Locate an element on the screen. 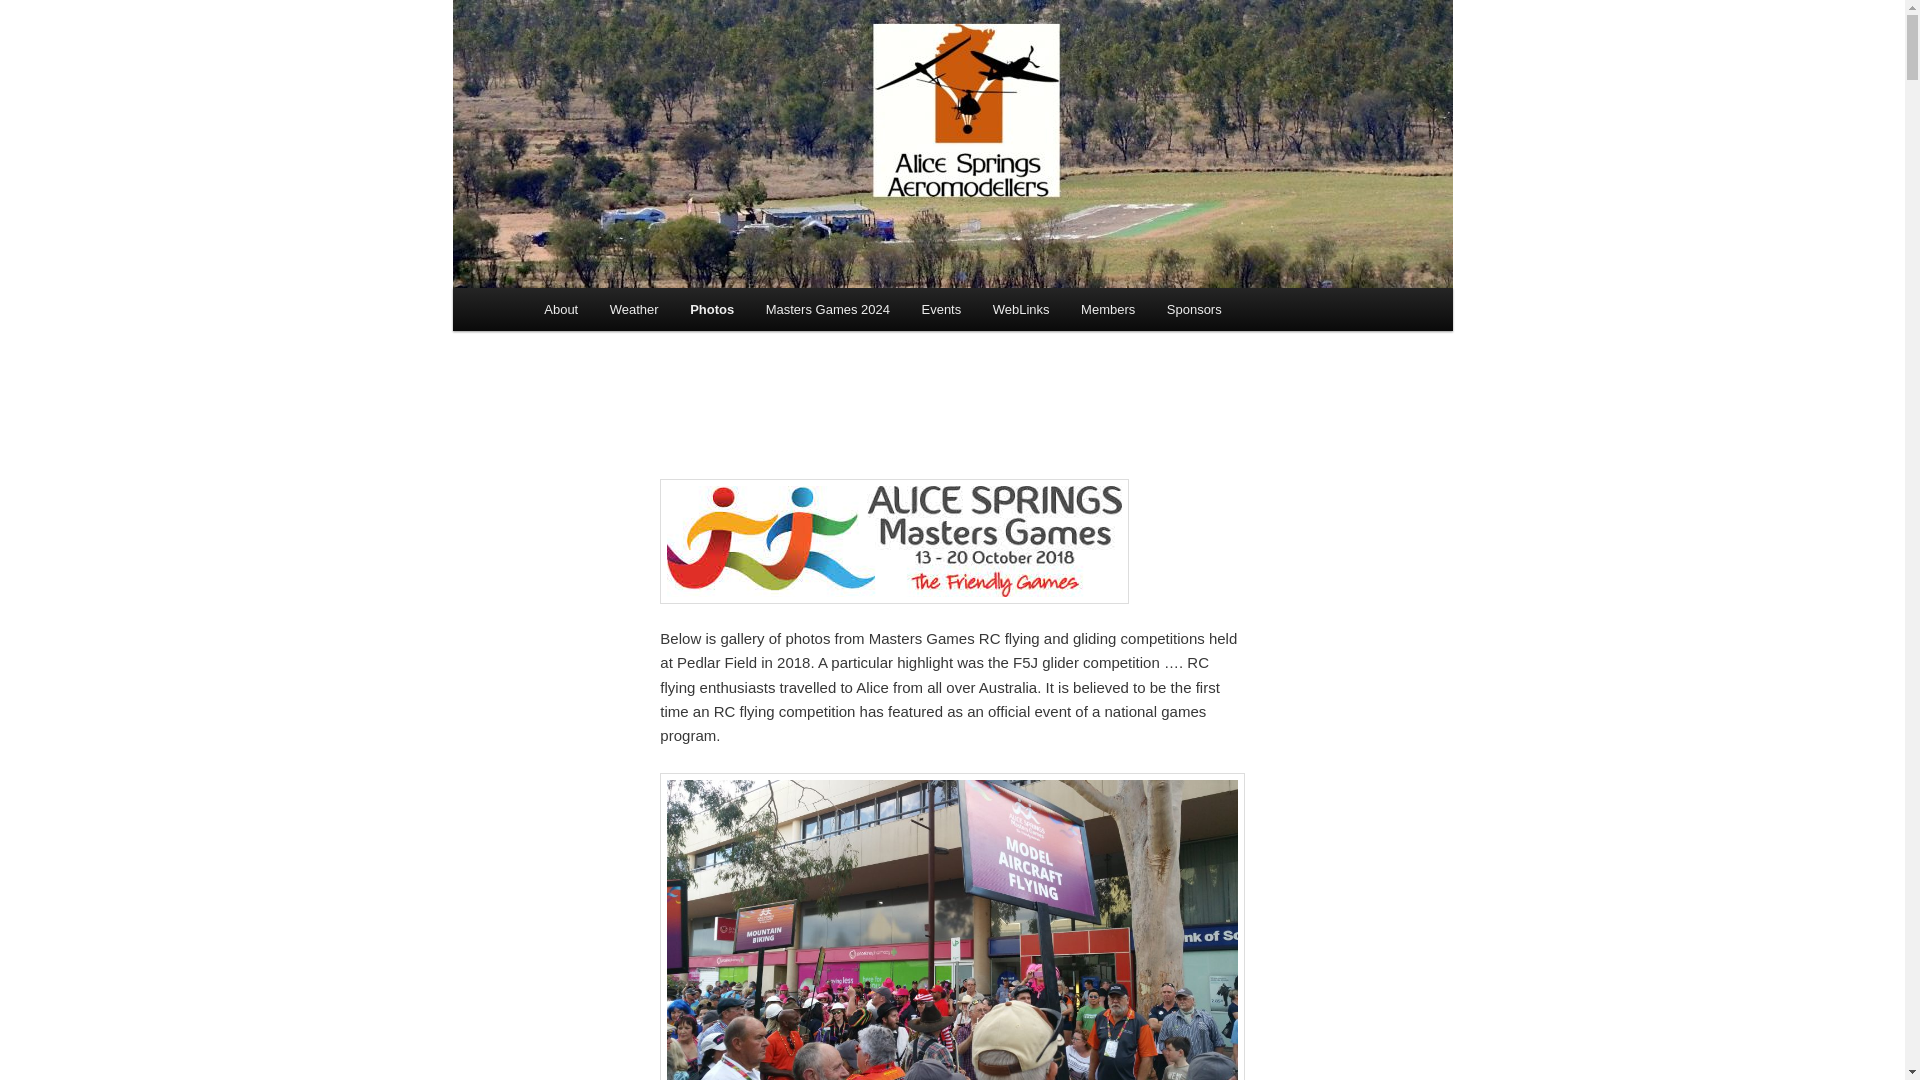  'Weather' is located at coordinates (632, 309).